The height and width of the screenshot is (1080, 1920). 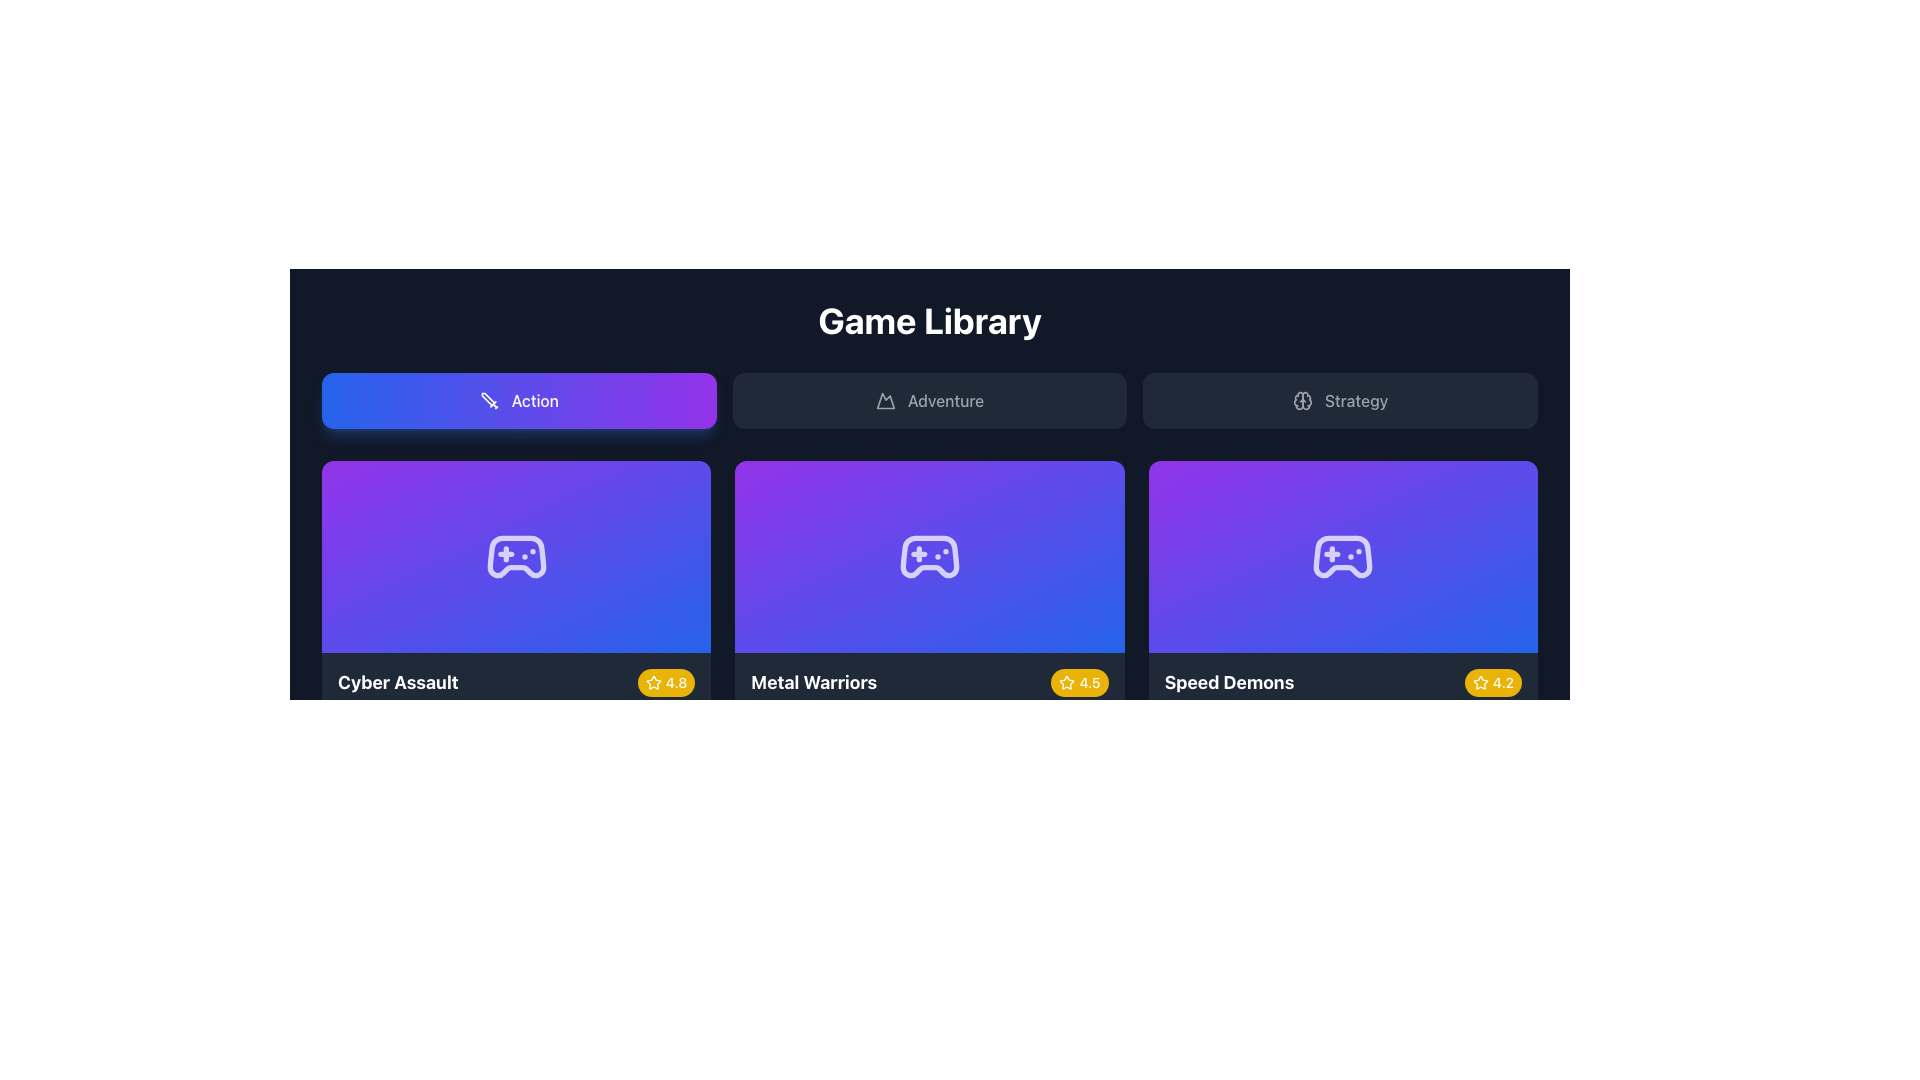 What do you see at coordinates (1503, 681) in the screenshot?
I see `displayed rating text from the text label showing '4.2' in white font, located in the bottom-right corner of the 'Speed Demons' card, within a rounded yellow badge` at bounding box center [1503, 681].